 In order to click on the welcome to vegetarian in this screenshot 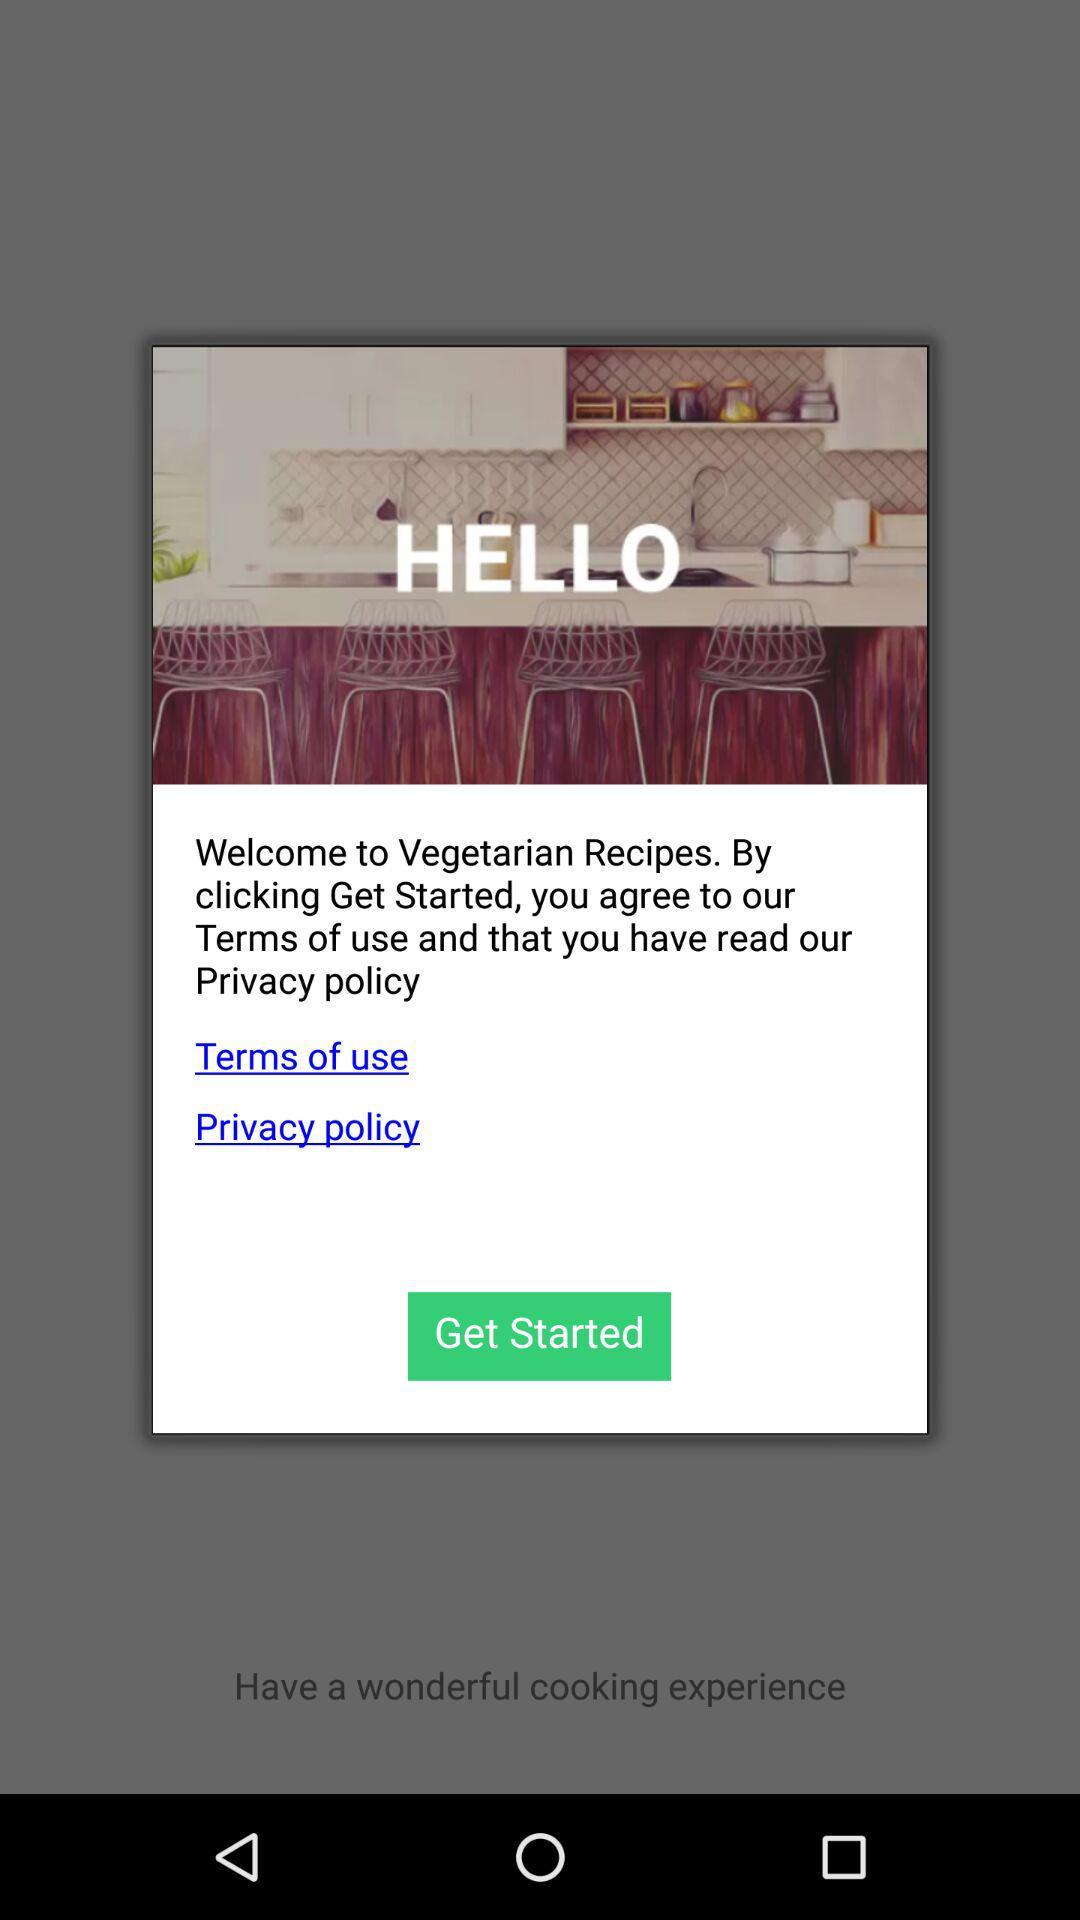, I will do `click(518, 898)`.